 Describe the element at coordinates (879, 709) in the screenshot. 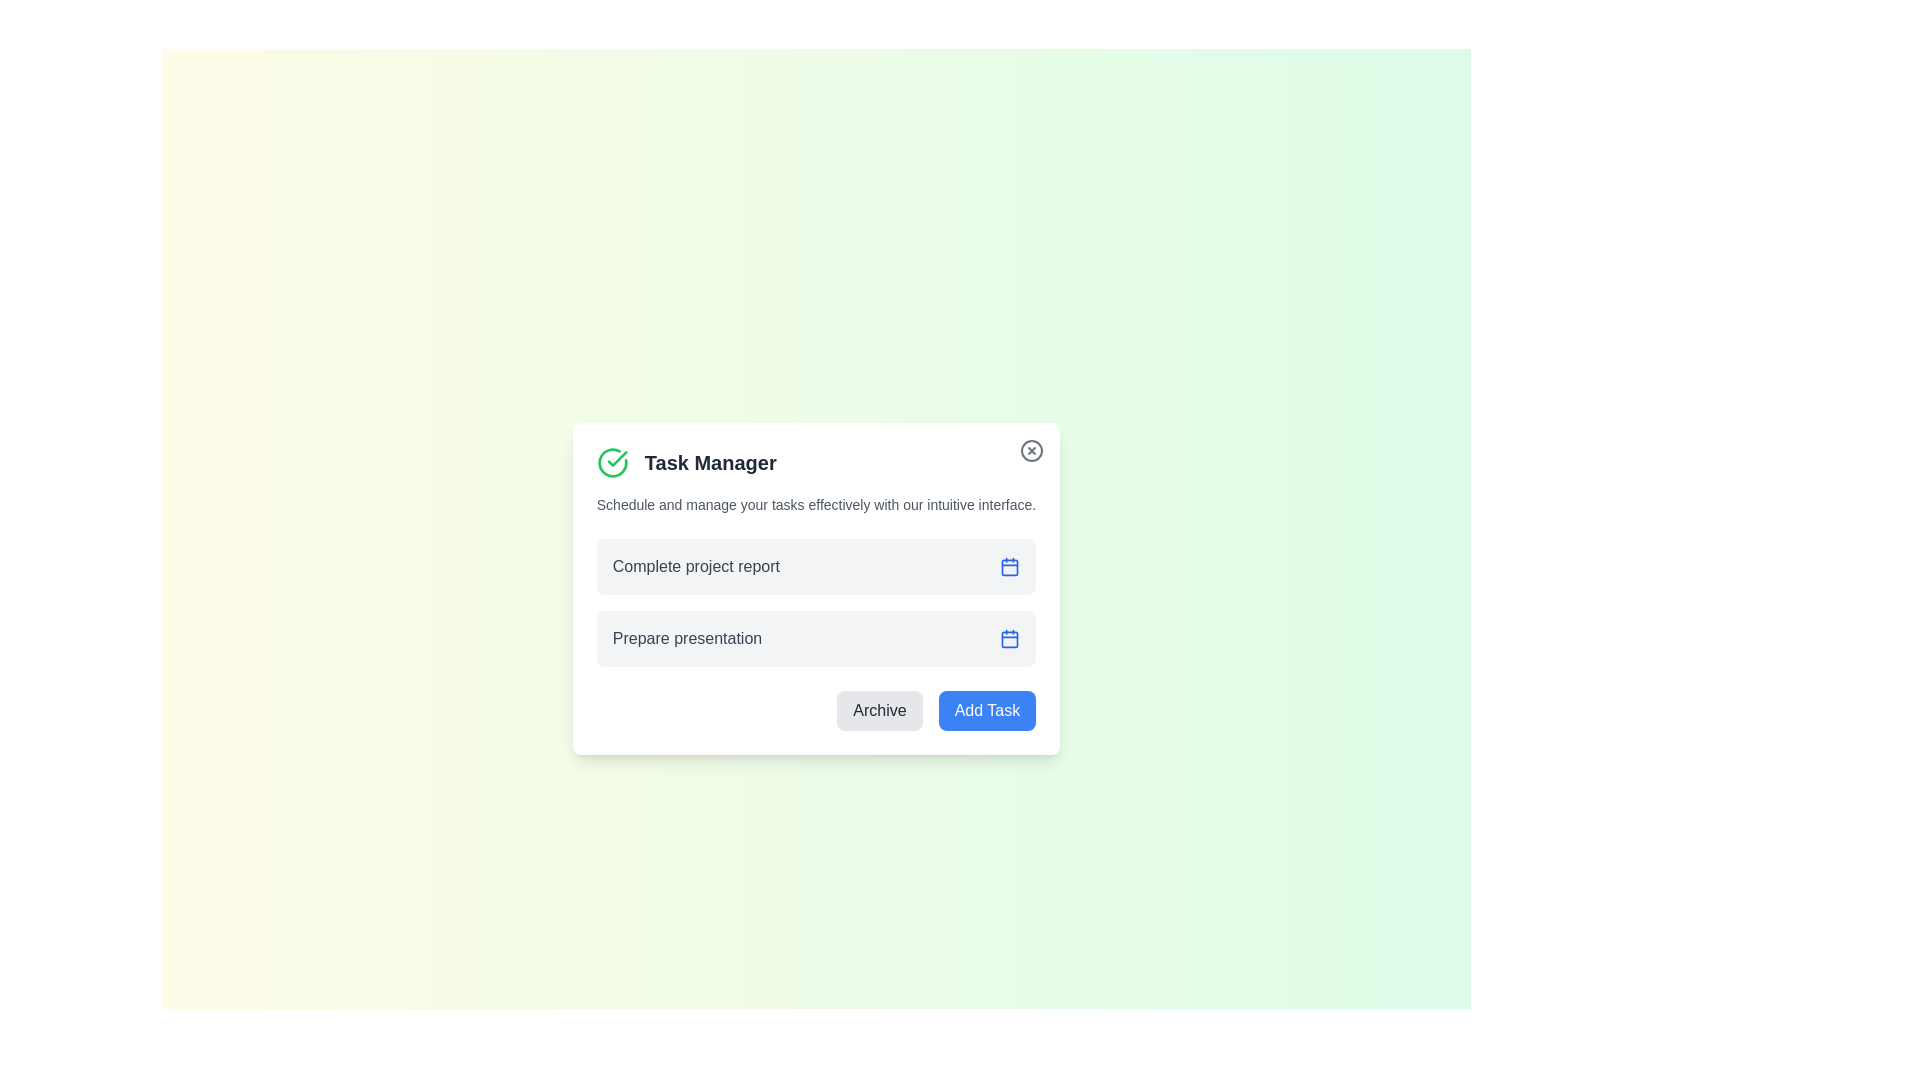

I see `'Archive' button to archive tasks` at that location.